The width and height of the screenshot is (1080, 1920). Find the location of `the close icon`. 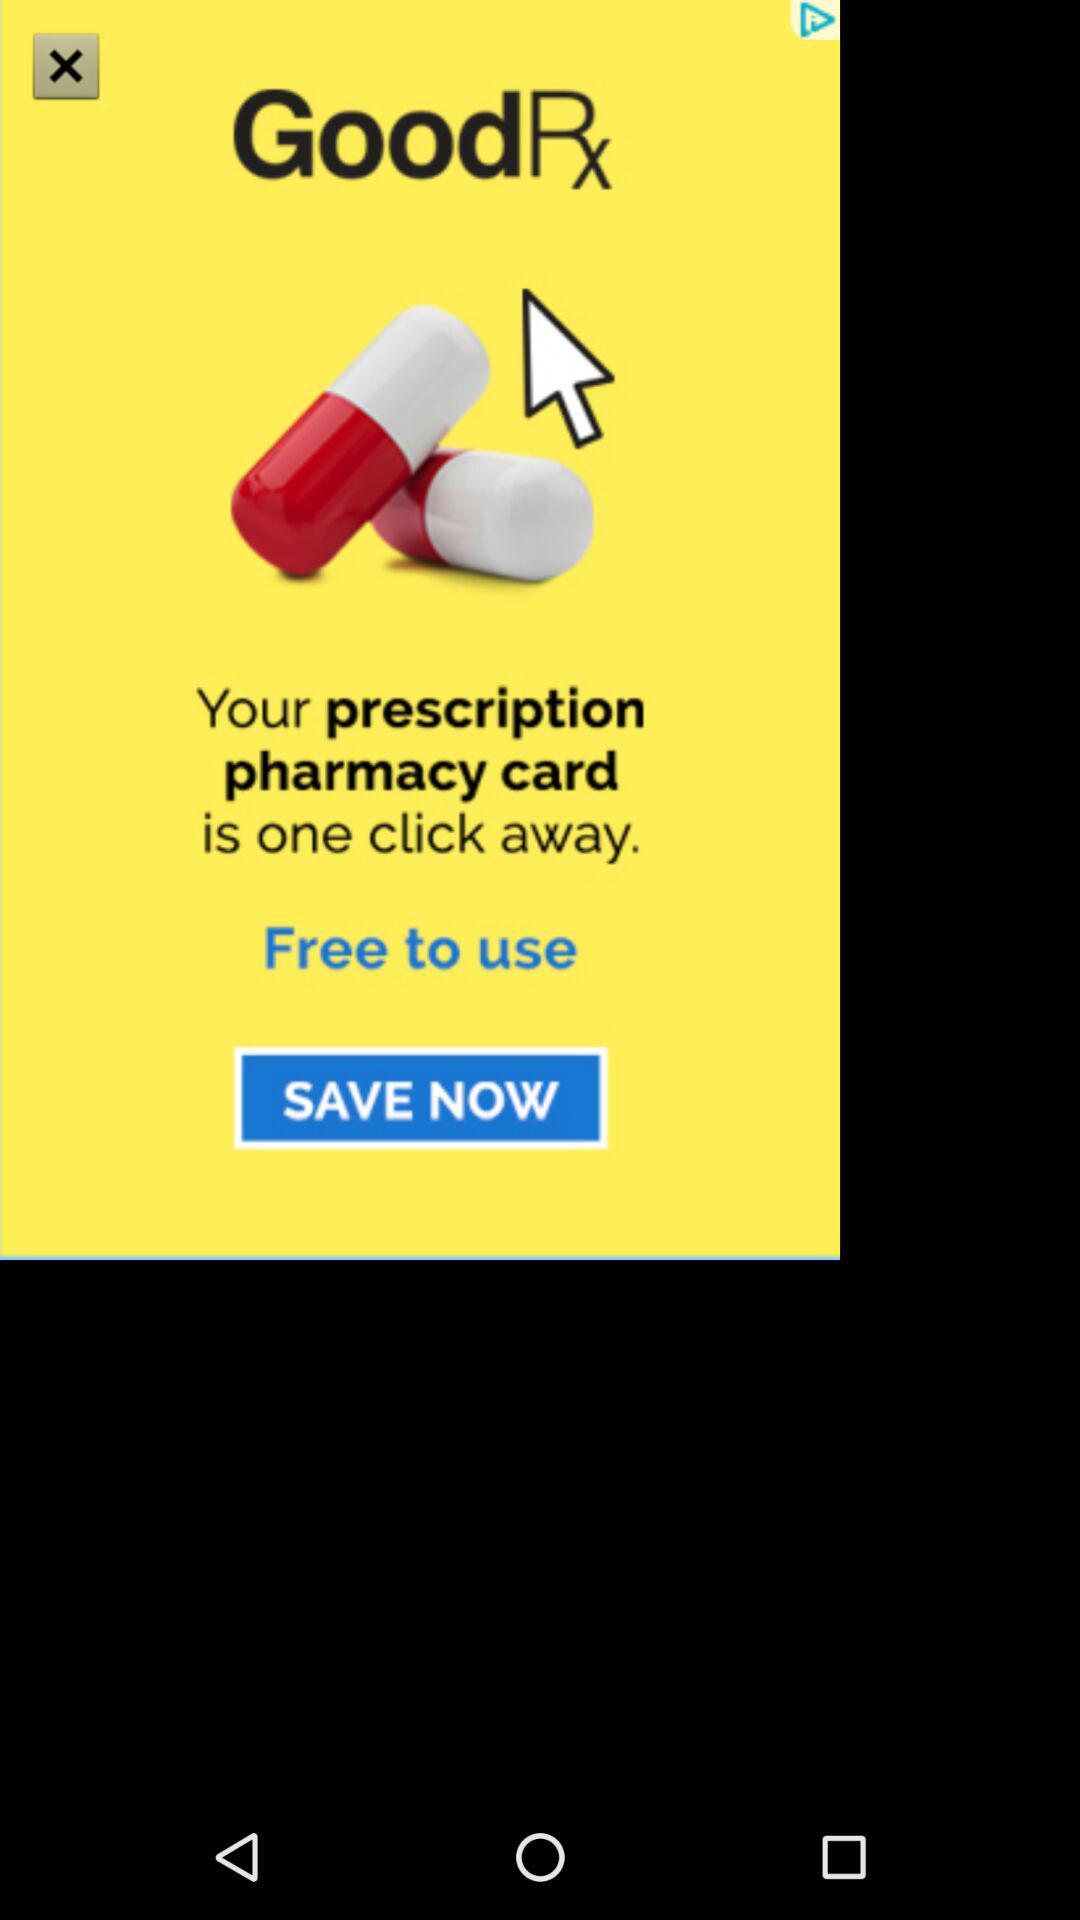

the close icon is located at coordinates (64, 70).